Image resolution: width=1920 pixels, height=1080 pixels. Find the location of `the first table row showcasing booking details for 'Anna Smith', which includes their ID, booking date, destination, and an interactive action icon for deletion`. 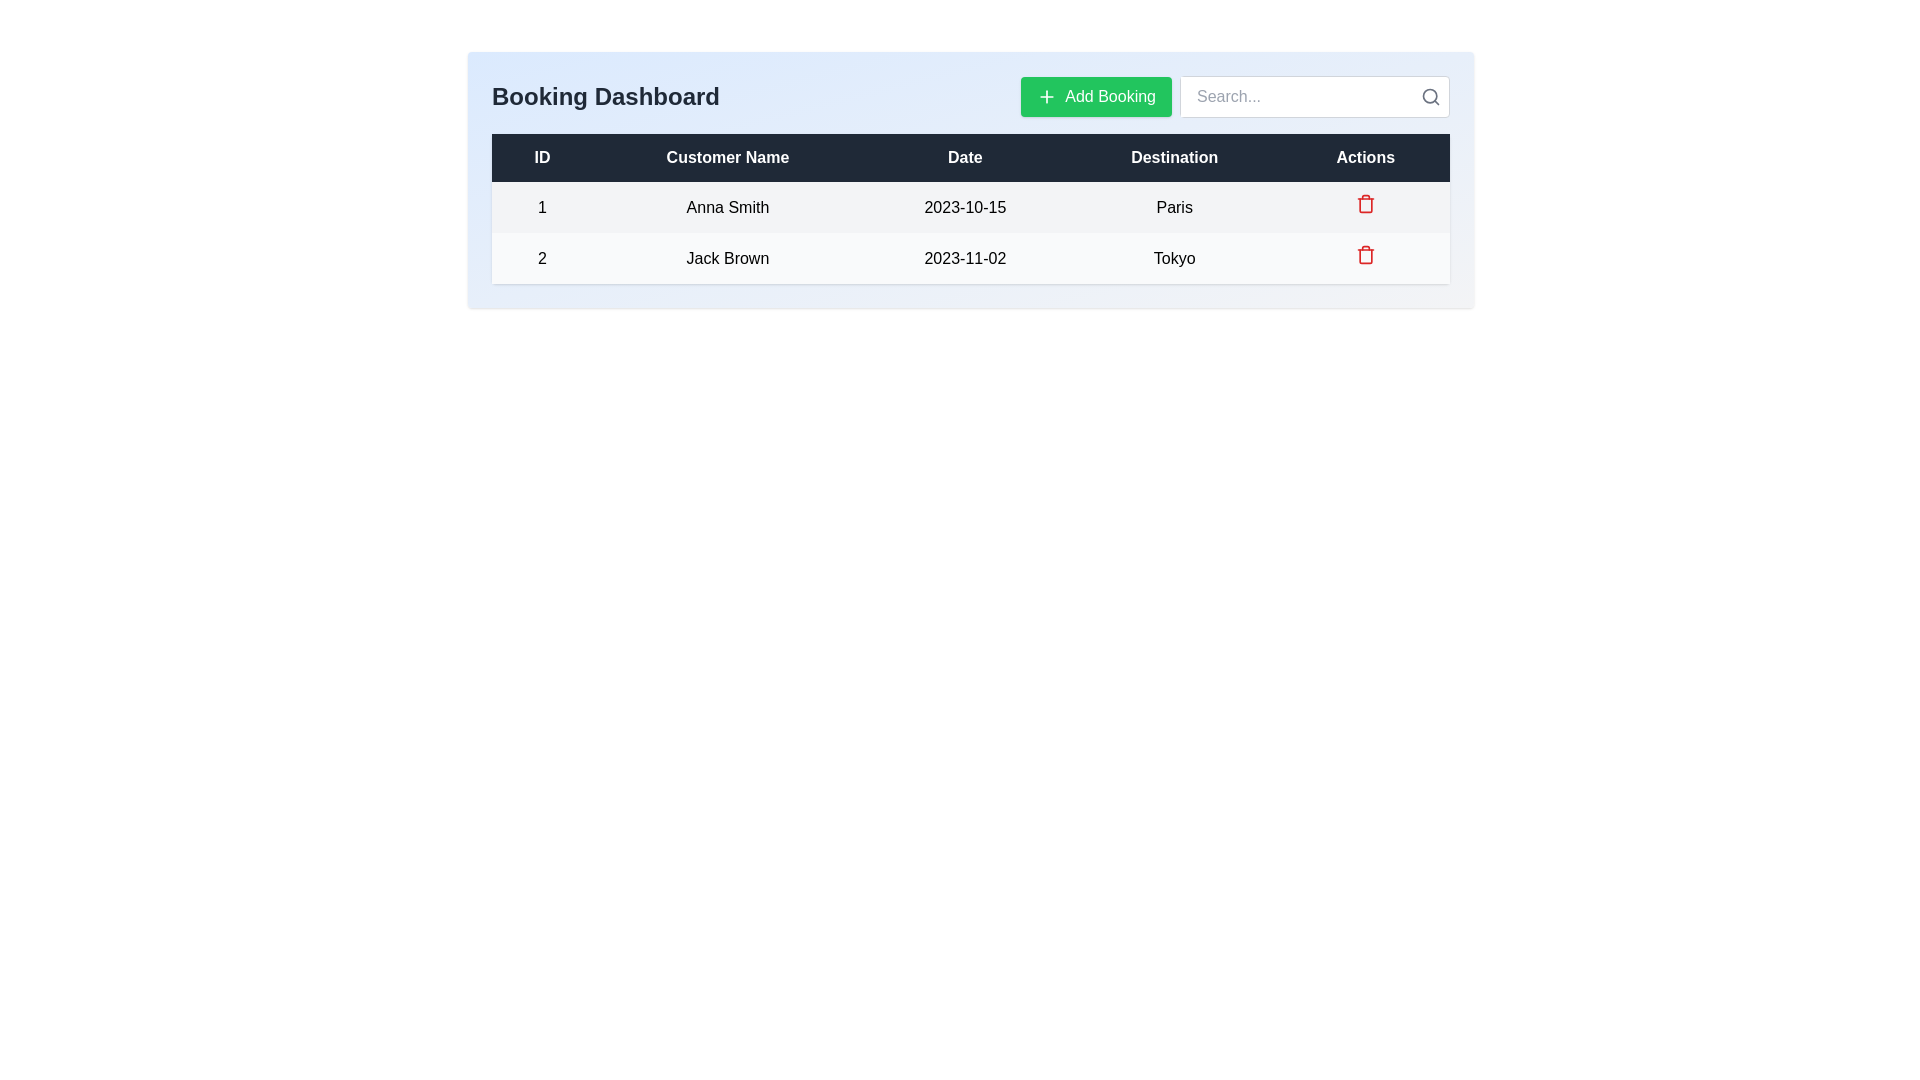

the first table row showcasing booking details for 'Anna Smith', which includes their ID, booking date, destination, and an interactive action icon for deletion is located at coordinates (970, 207).